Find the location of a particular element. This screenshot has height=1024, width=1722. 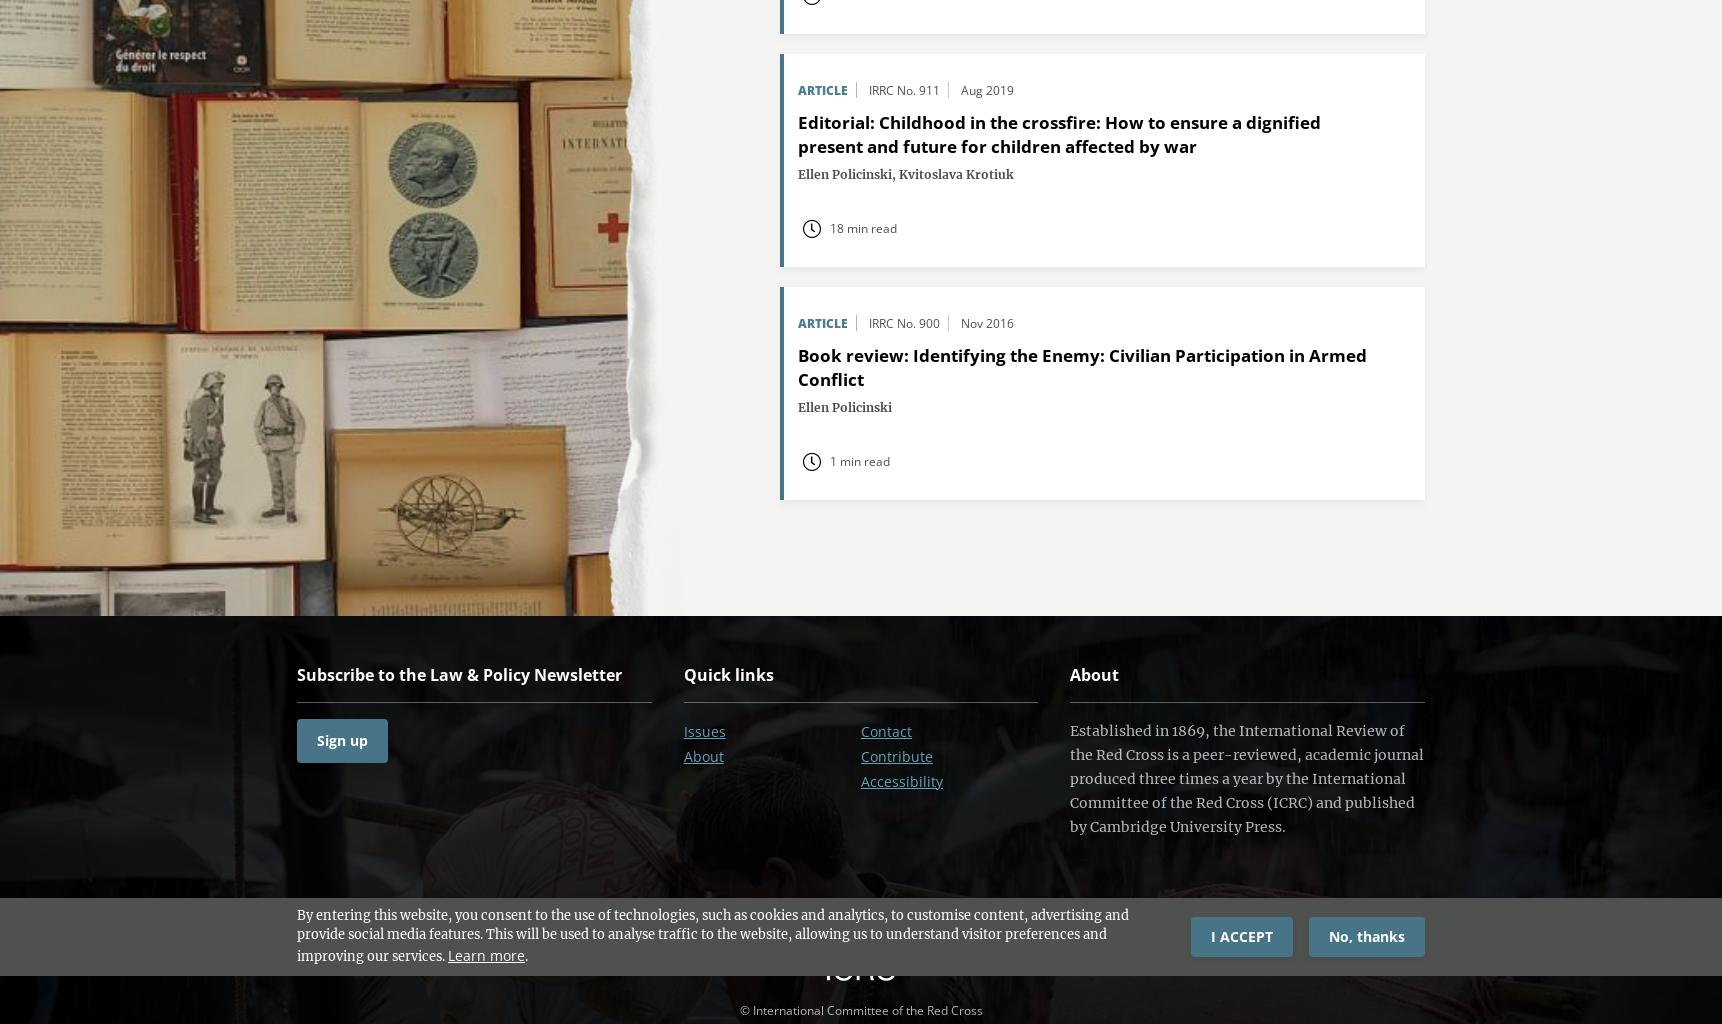

'Ellen Policinski, Kvitoslava Krotiuk' is located at coordinates (797, 174).